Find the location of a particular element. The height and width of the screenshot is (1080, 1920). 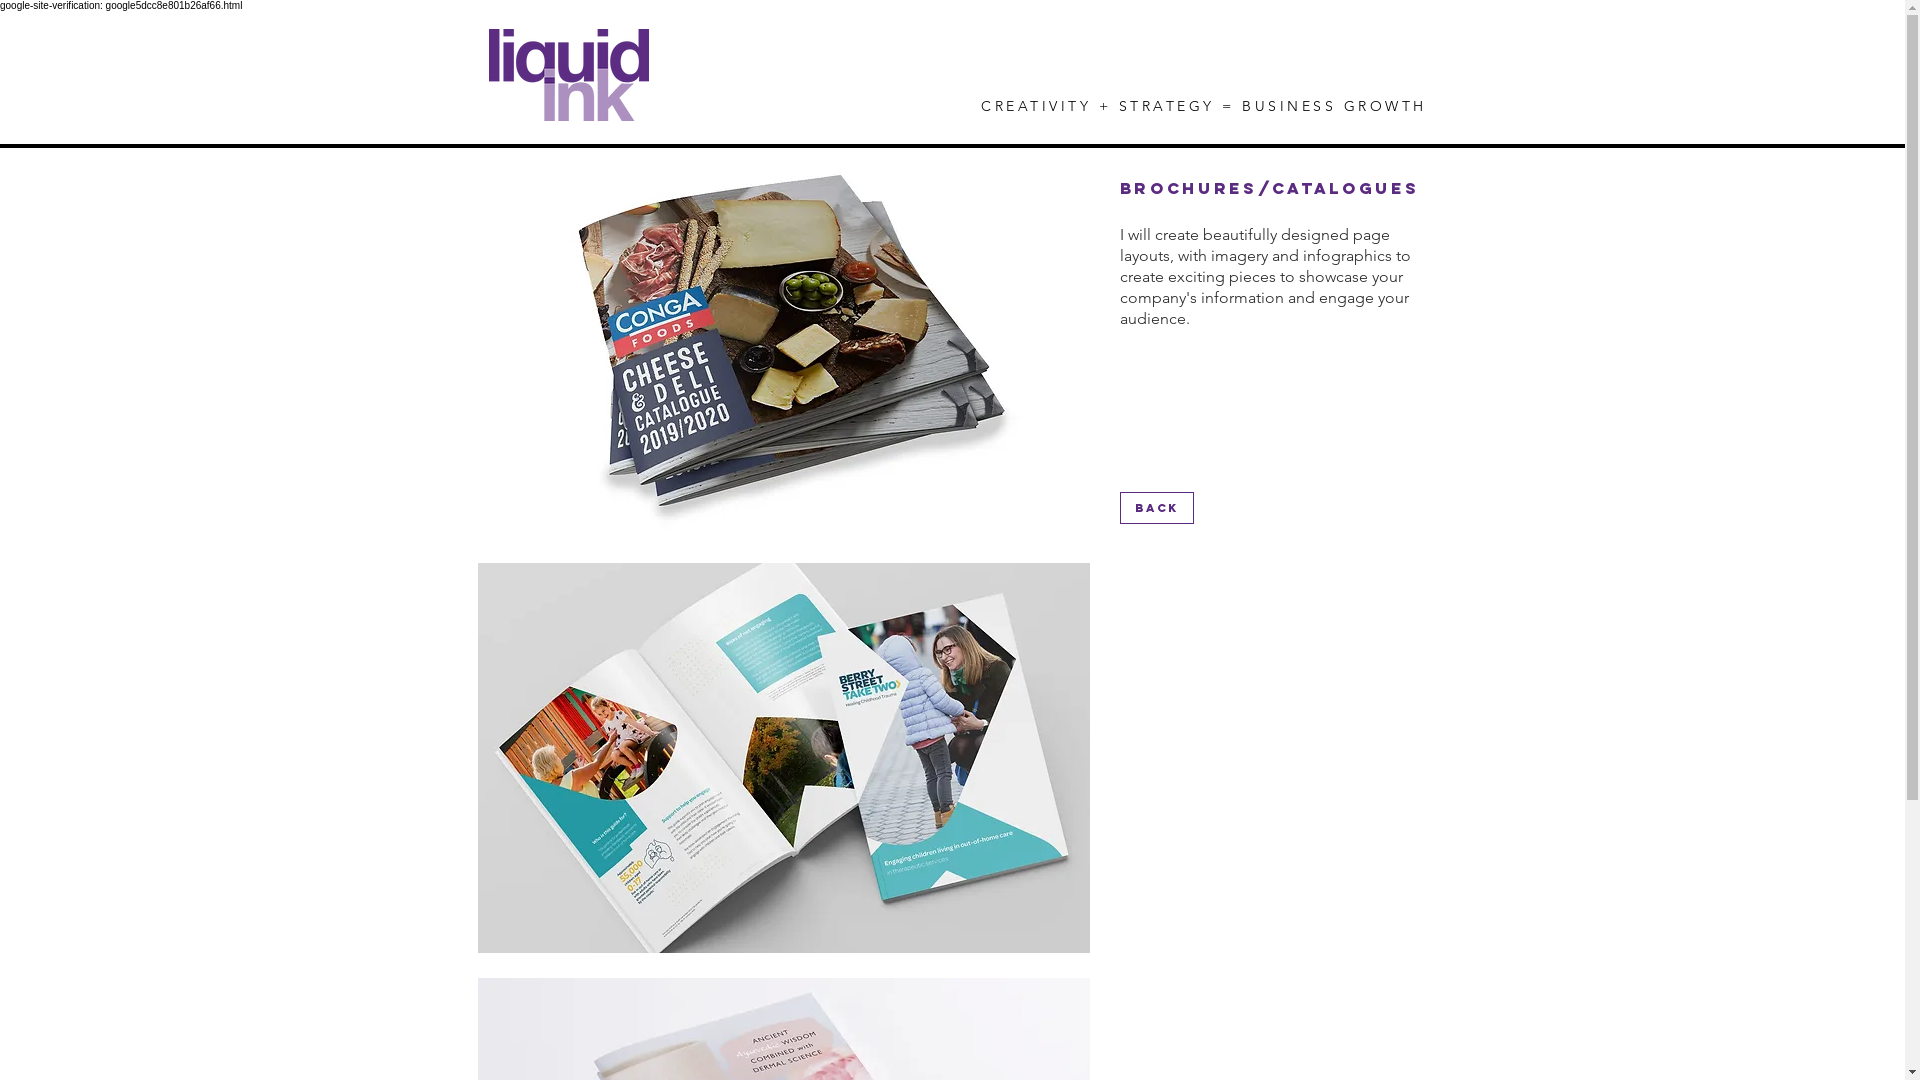

'BACK' is located at coordinates (1156, 507).